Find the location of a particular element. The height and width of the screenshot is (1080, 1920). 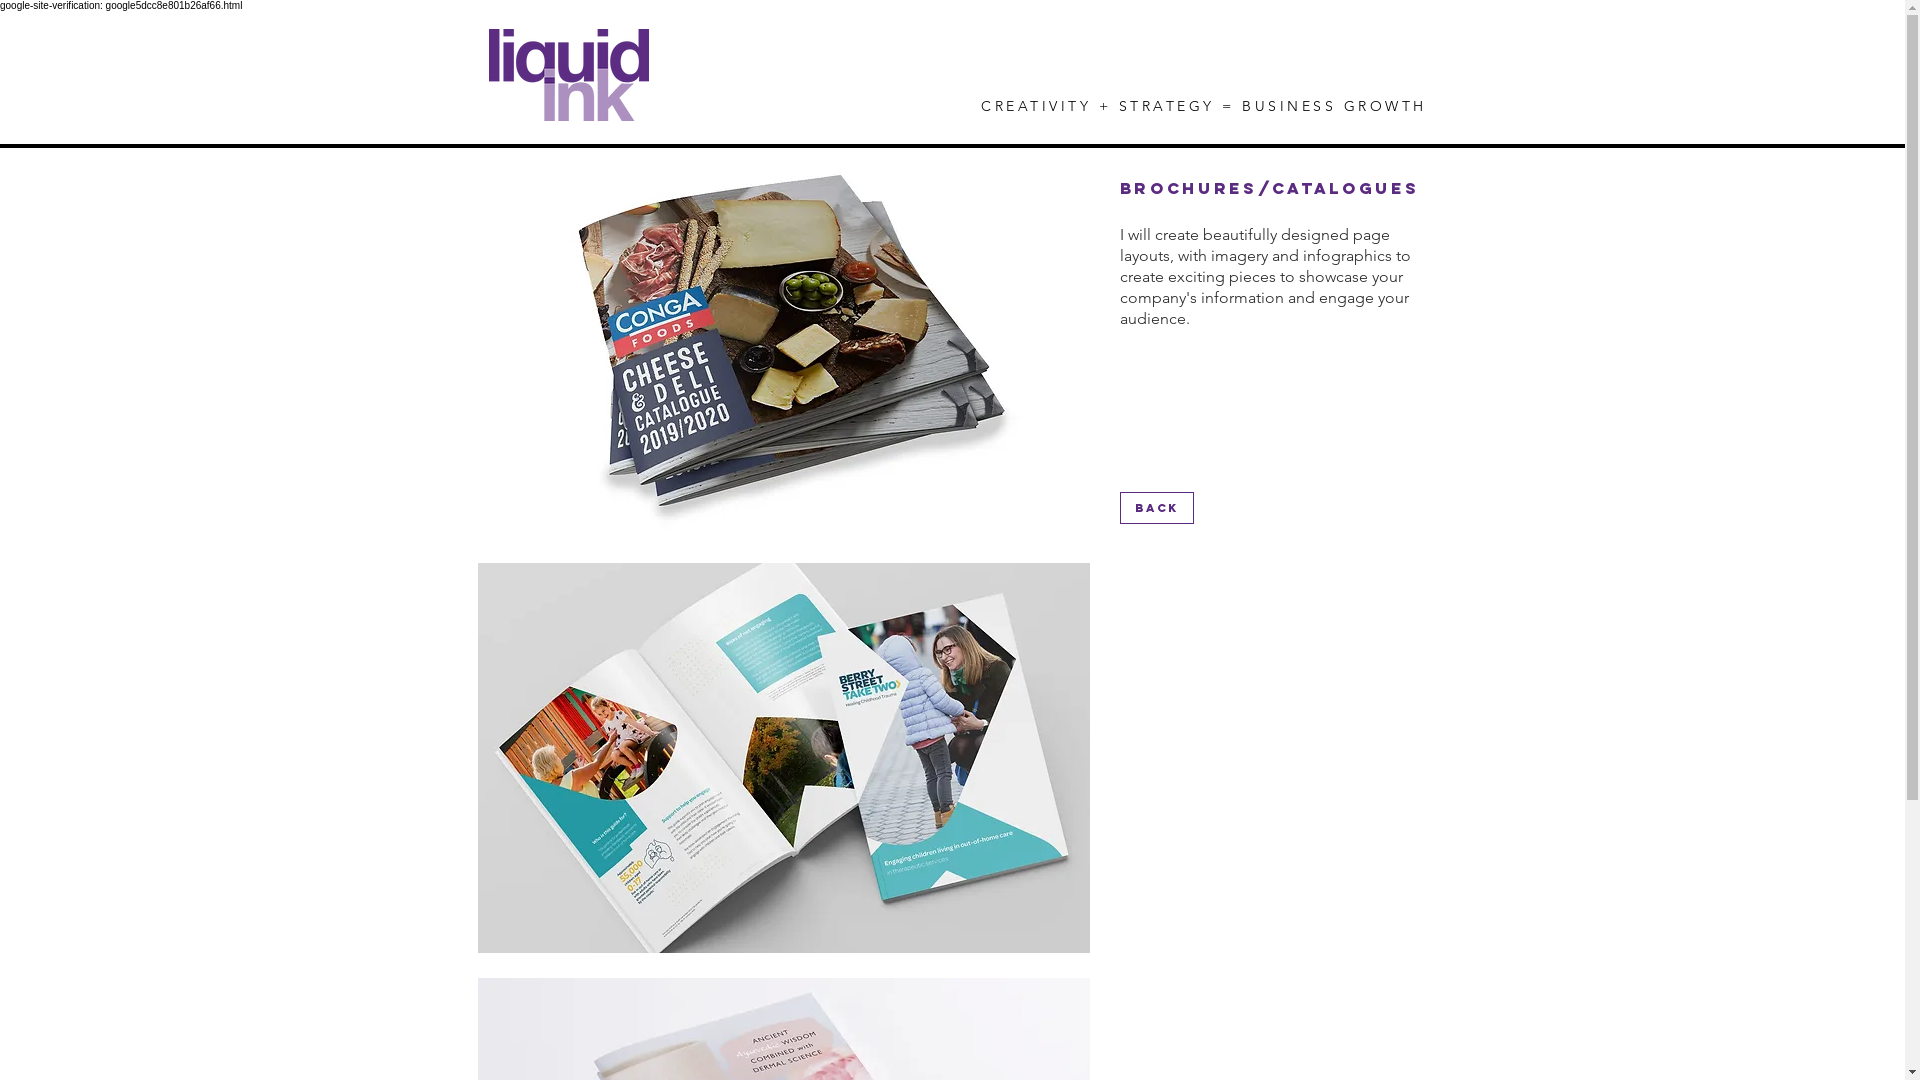

'BACK' is located at coordinates (1156, 507).